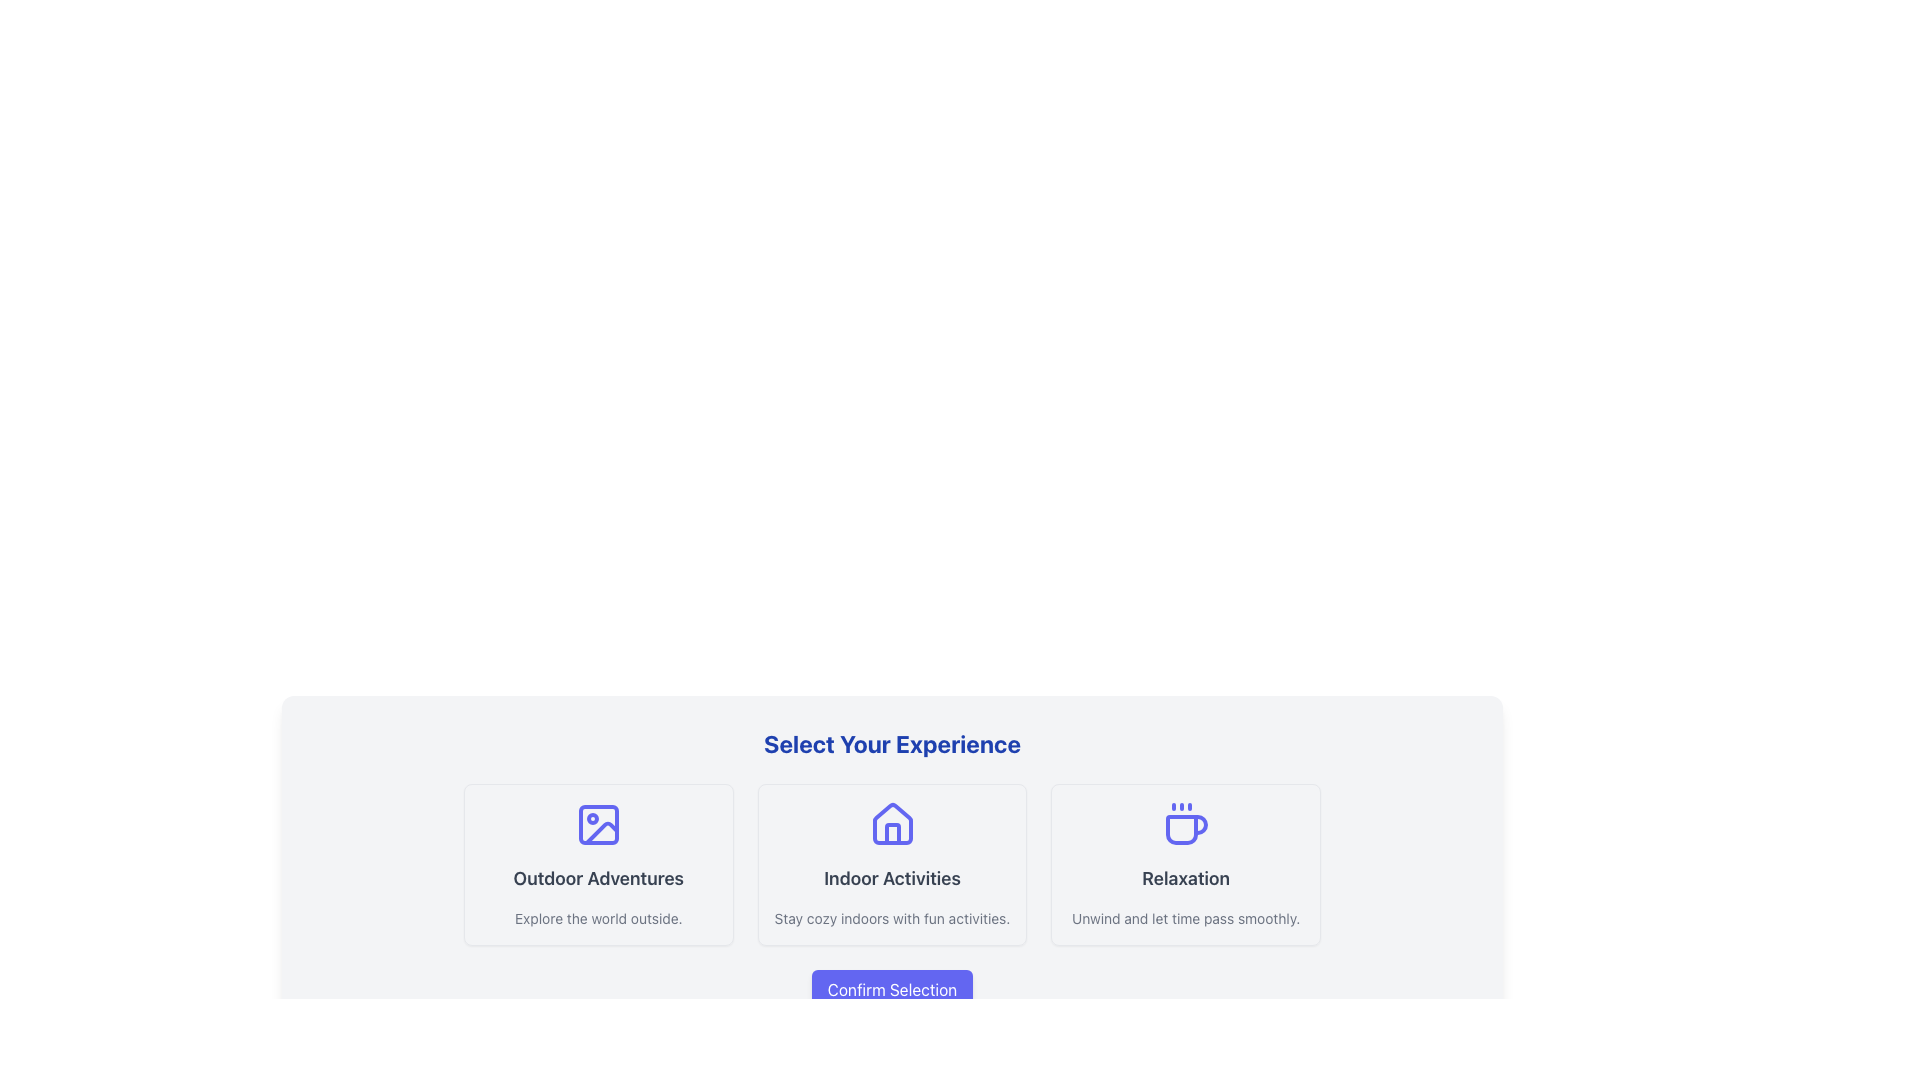  What do you see at coordinates (1186, 878) in the screenshot?
I see `the 'Relaxation' text label, which serves as a title for its card and is the last in a horizontally aligned list of sibling titles` at bounding box center [1186, 878].